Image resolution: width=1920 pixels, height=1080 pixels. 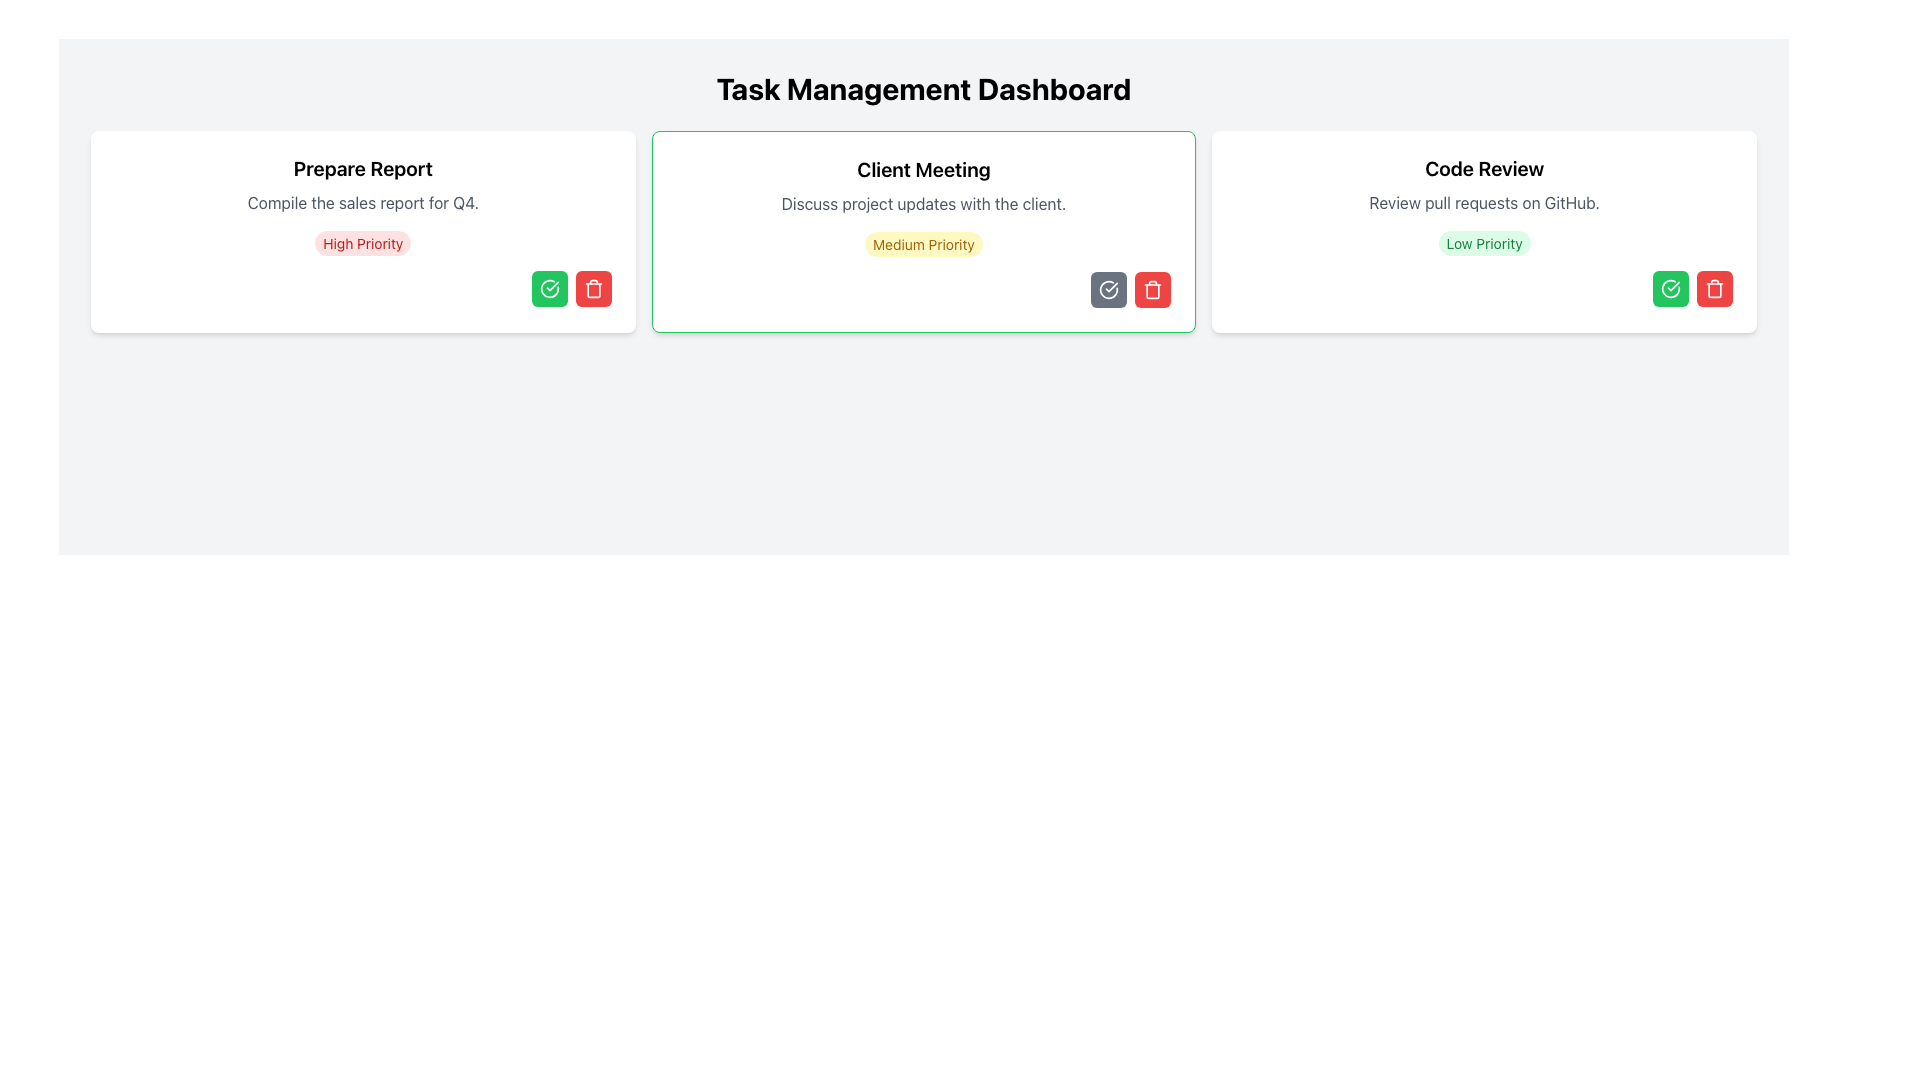 I want to click on the green circular icon with a checkmark inside, located in the 'Prepare Report' task card, to mark the task as completed, so click(x=549, y=289).